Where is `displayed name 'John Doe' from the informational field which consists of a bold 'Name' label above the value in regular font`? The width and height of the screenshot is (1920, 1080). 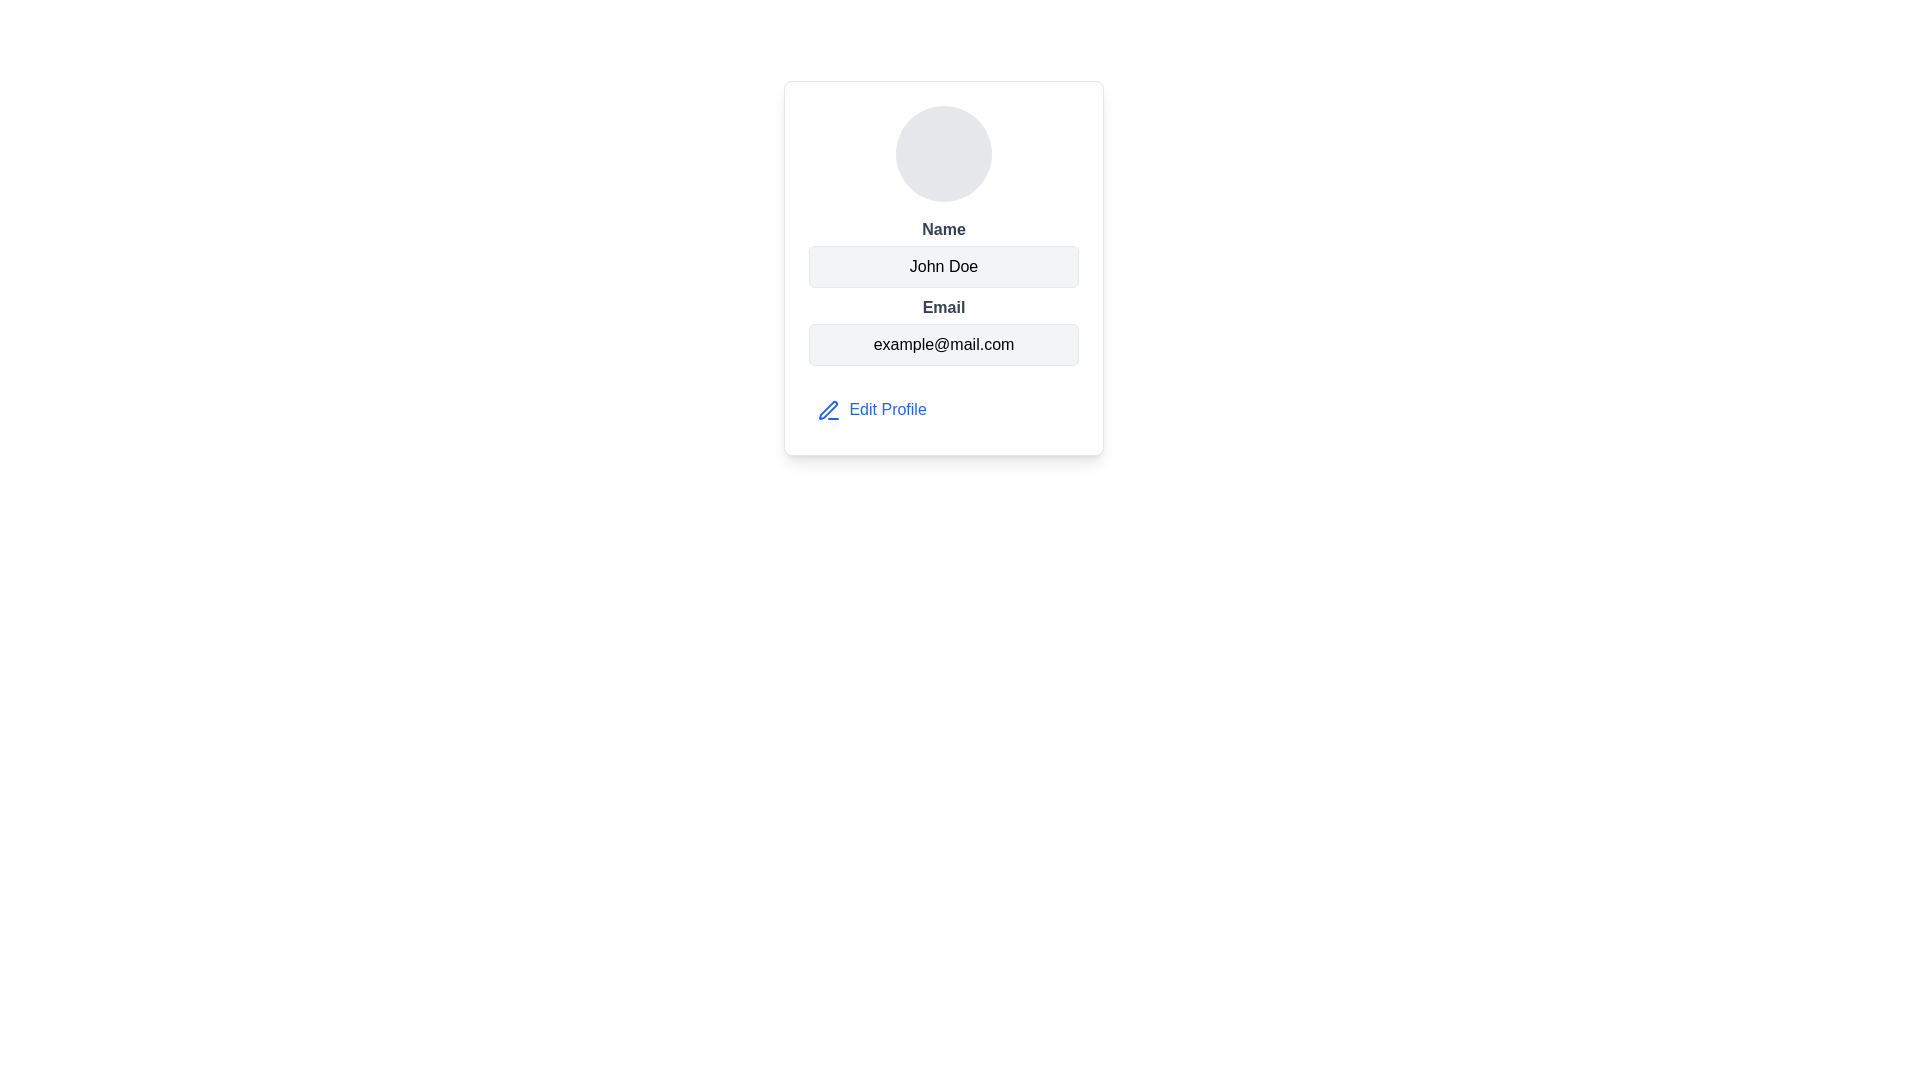
displayed name 'John Doe' from the informational field which consists of a bold 'Name' label above the value in regular font is located at coordinates (943, 252).